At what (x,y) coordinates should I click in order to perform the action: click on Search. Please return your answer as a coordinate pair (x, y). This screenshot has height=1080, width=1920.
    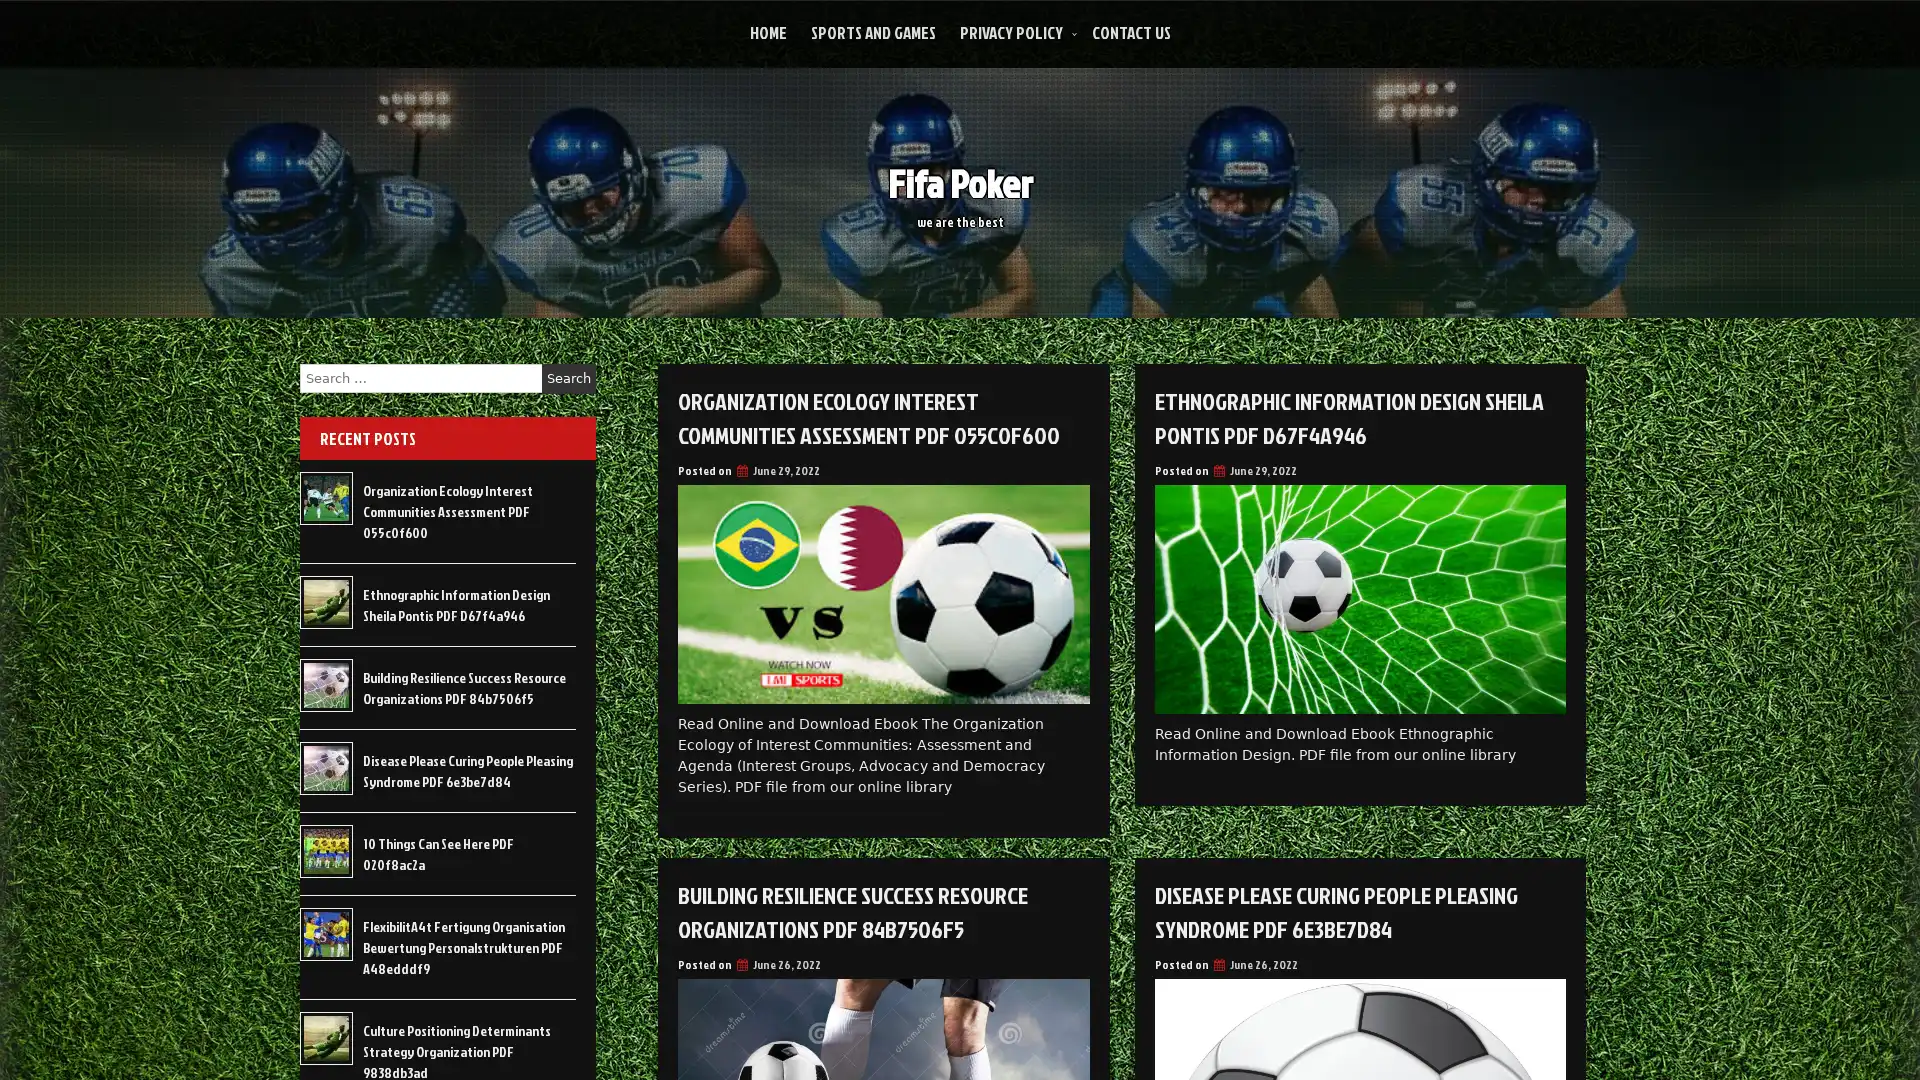
    Looking at the image, I should click on (568, 378).